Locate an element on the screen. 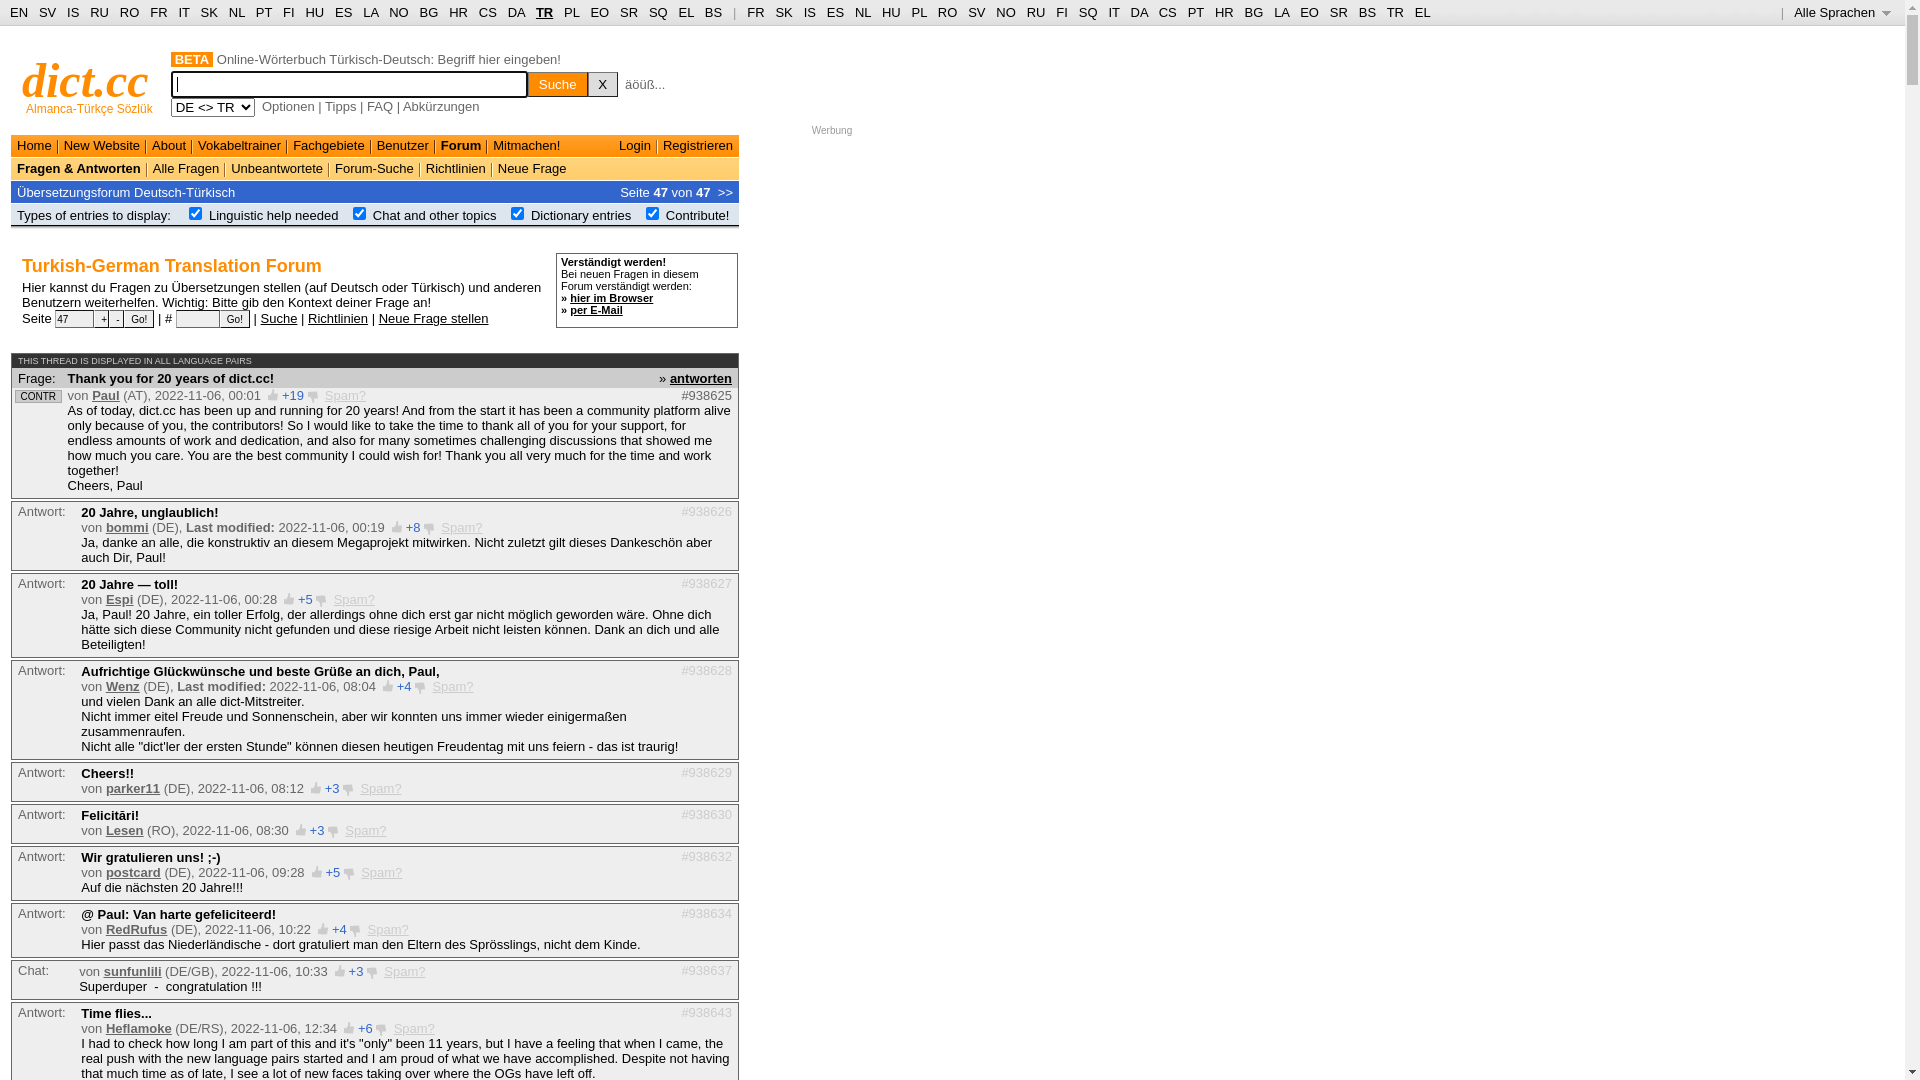  '#938634' is located at coordinates (681, 913).